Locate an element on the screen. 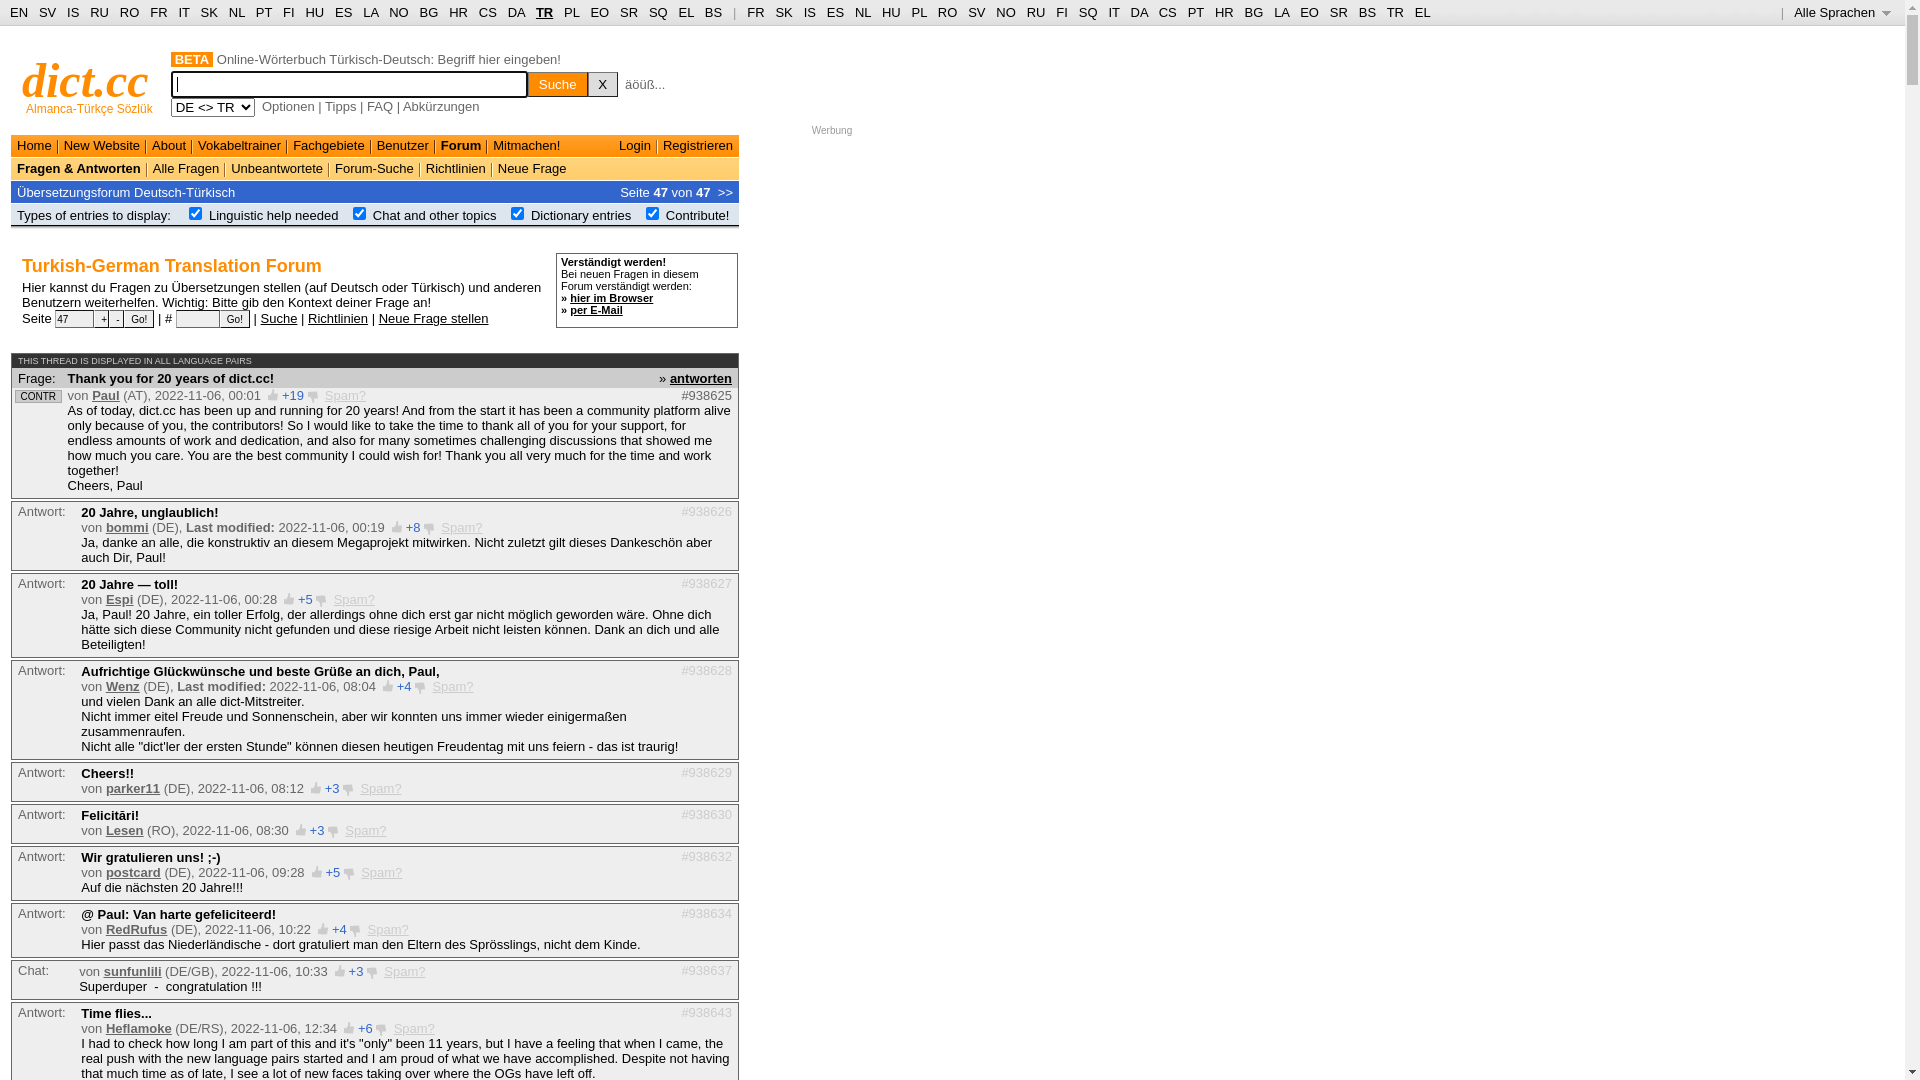  '#938634' is located at coordinates (681, 913).